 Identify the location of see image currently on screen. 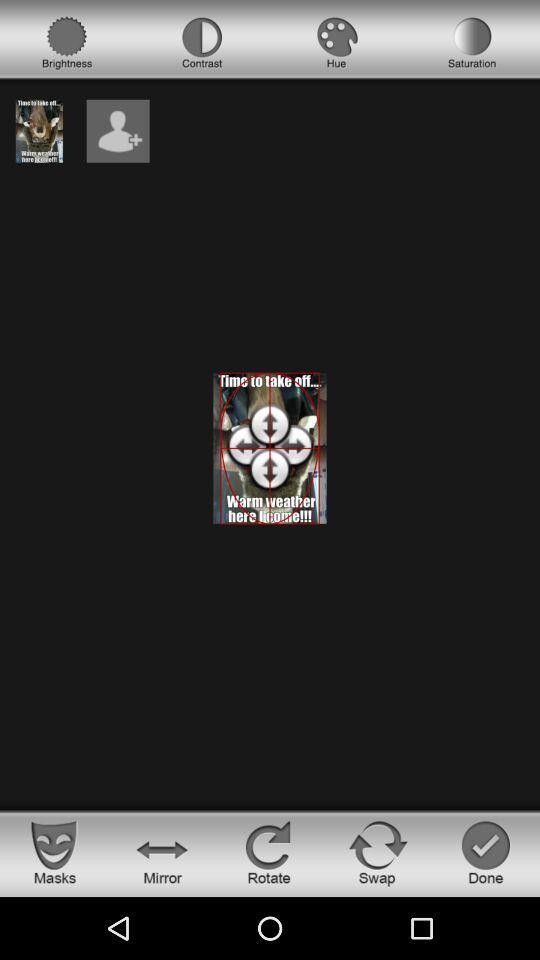
(39, 130).